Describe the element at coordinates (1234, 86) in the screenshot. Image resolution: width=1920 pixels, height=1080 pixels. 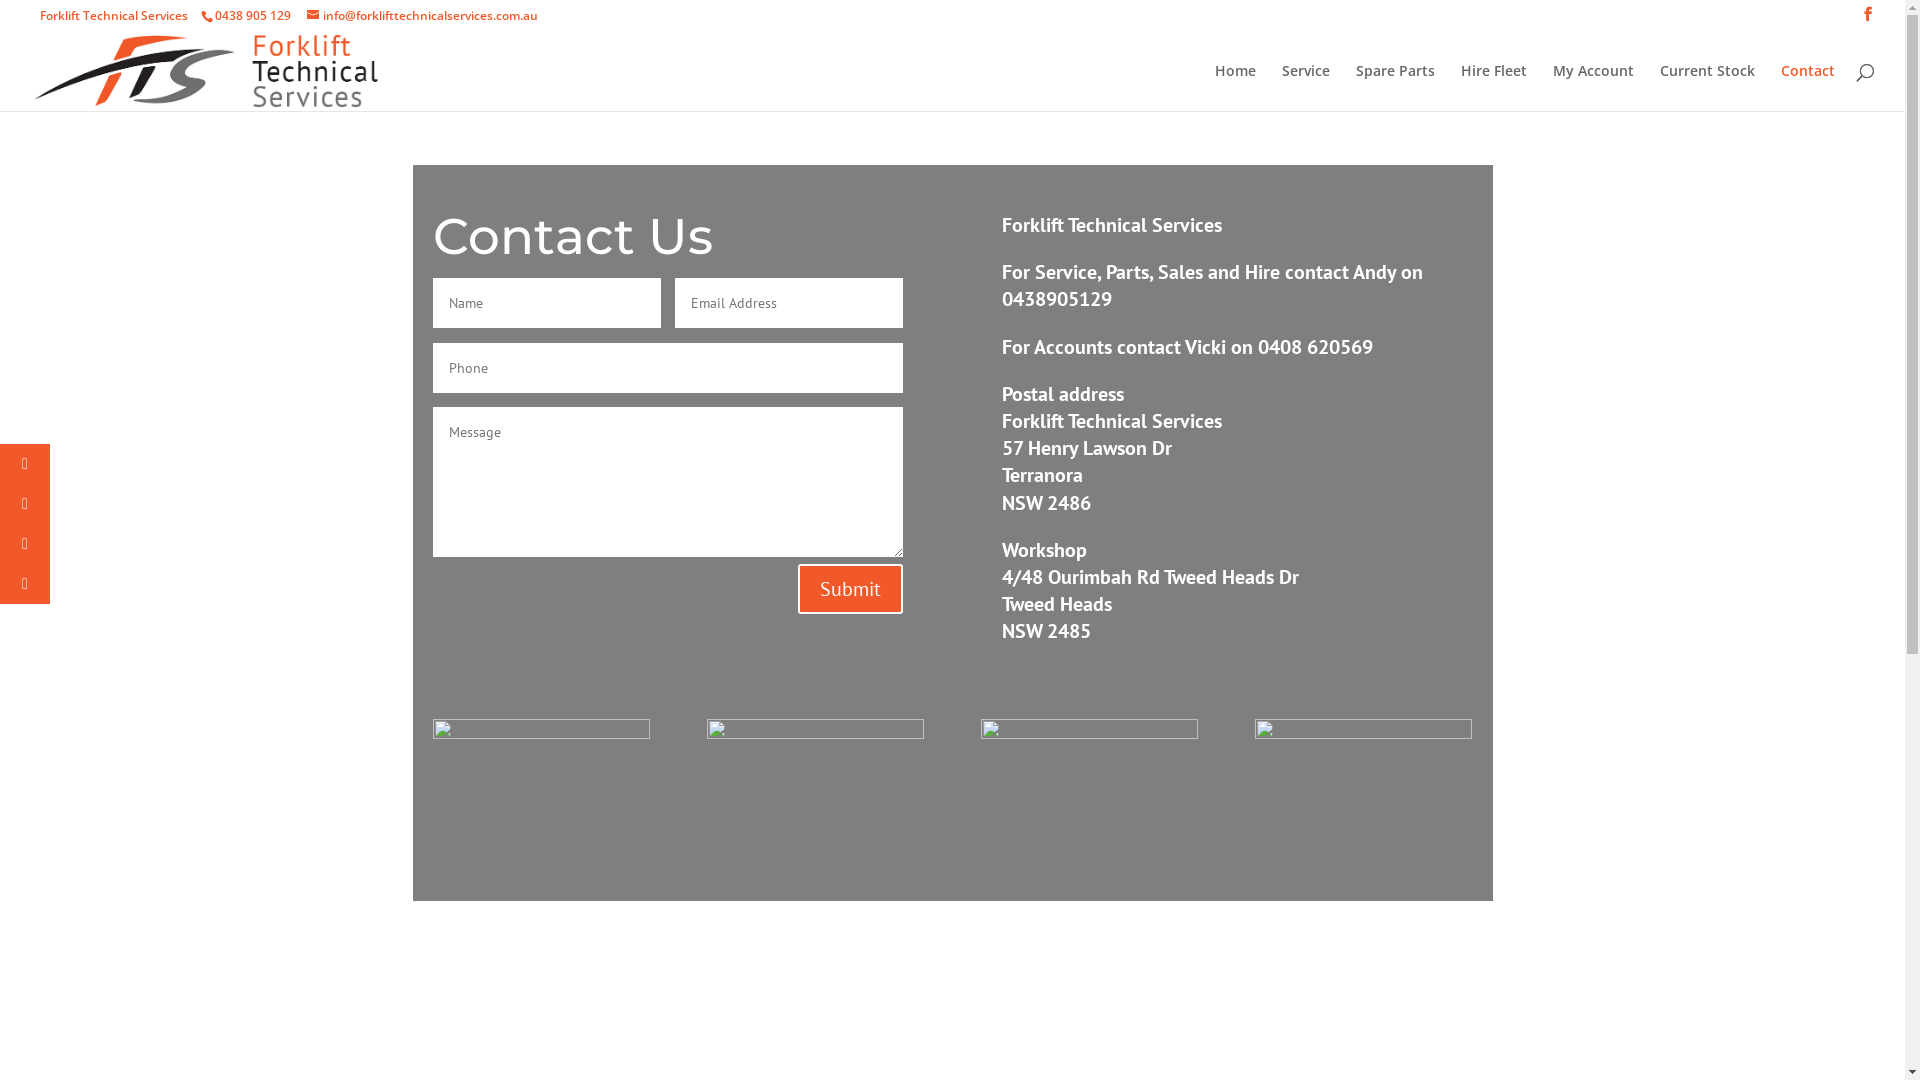
I see `'Home'` at that location.